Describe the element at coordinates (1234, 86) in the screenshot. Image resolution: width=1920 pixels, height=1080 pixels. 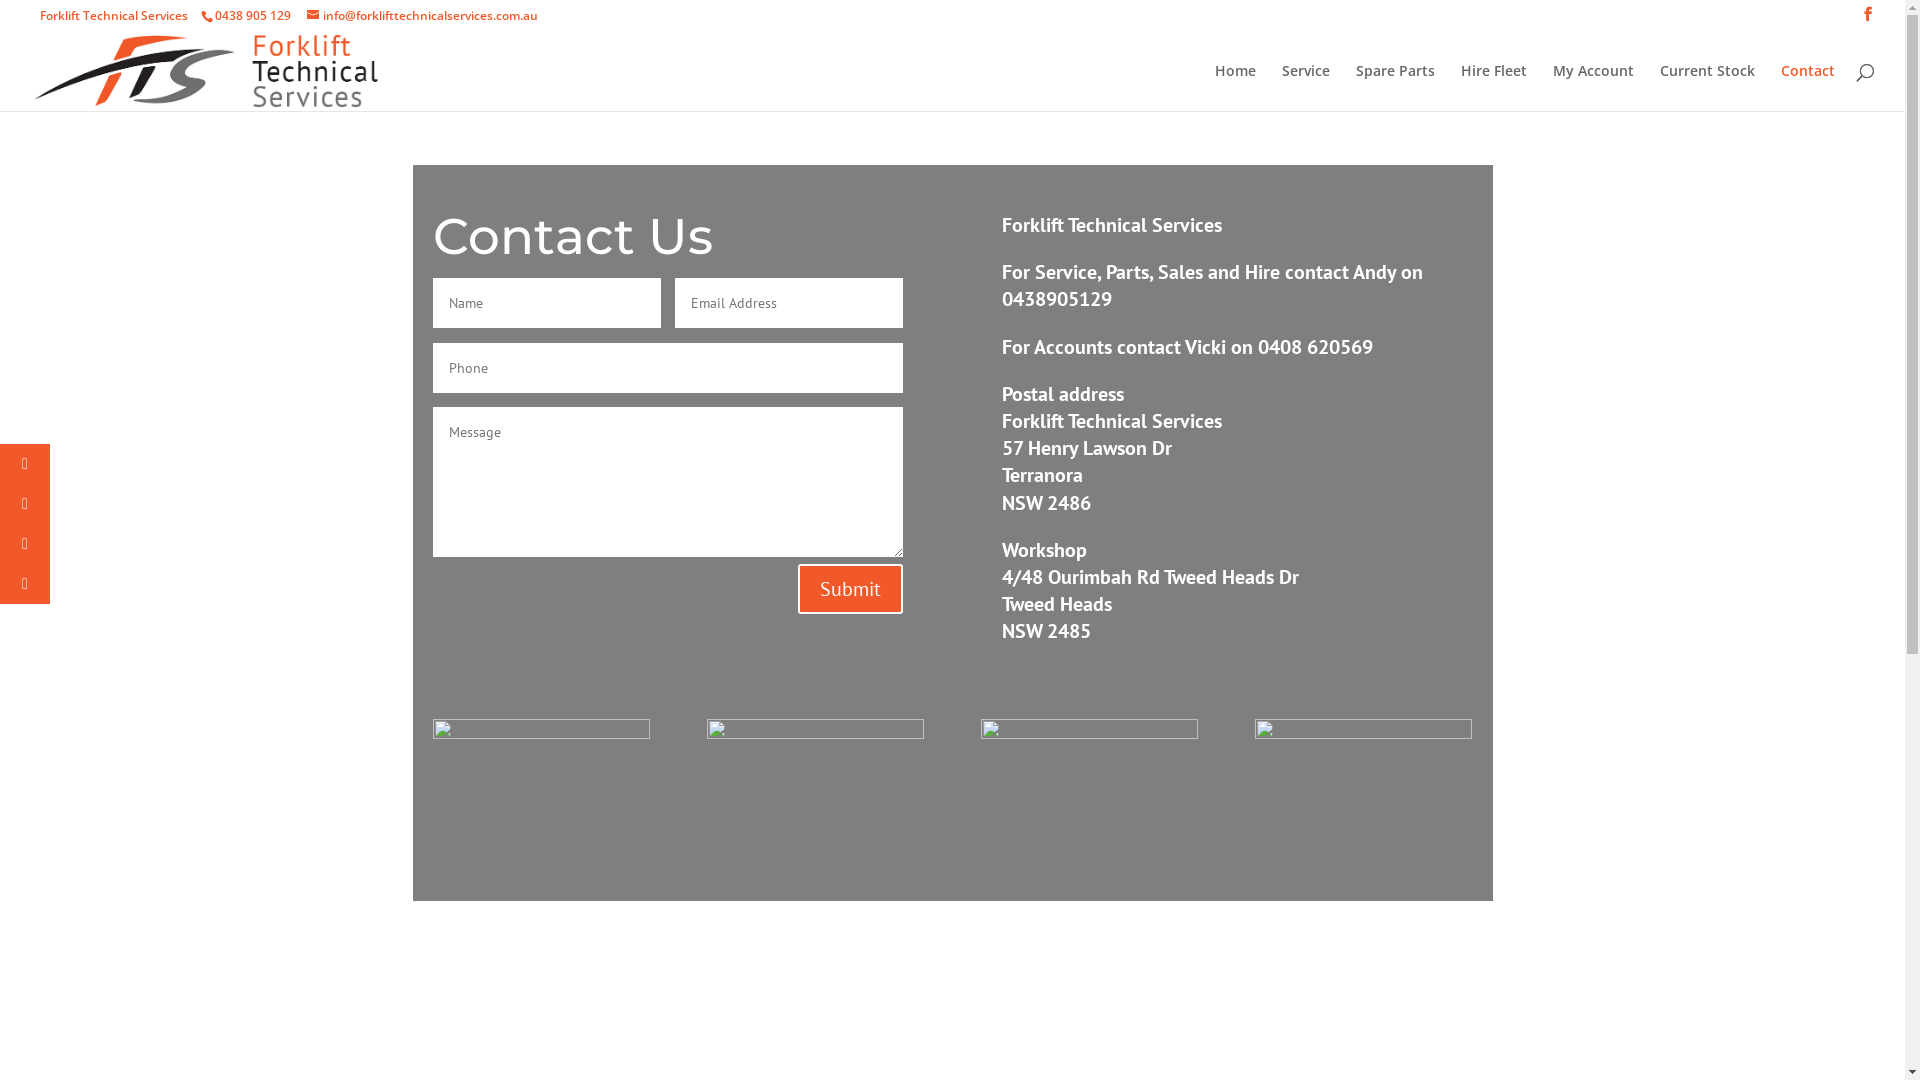
I see `'Home'` at that location.